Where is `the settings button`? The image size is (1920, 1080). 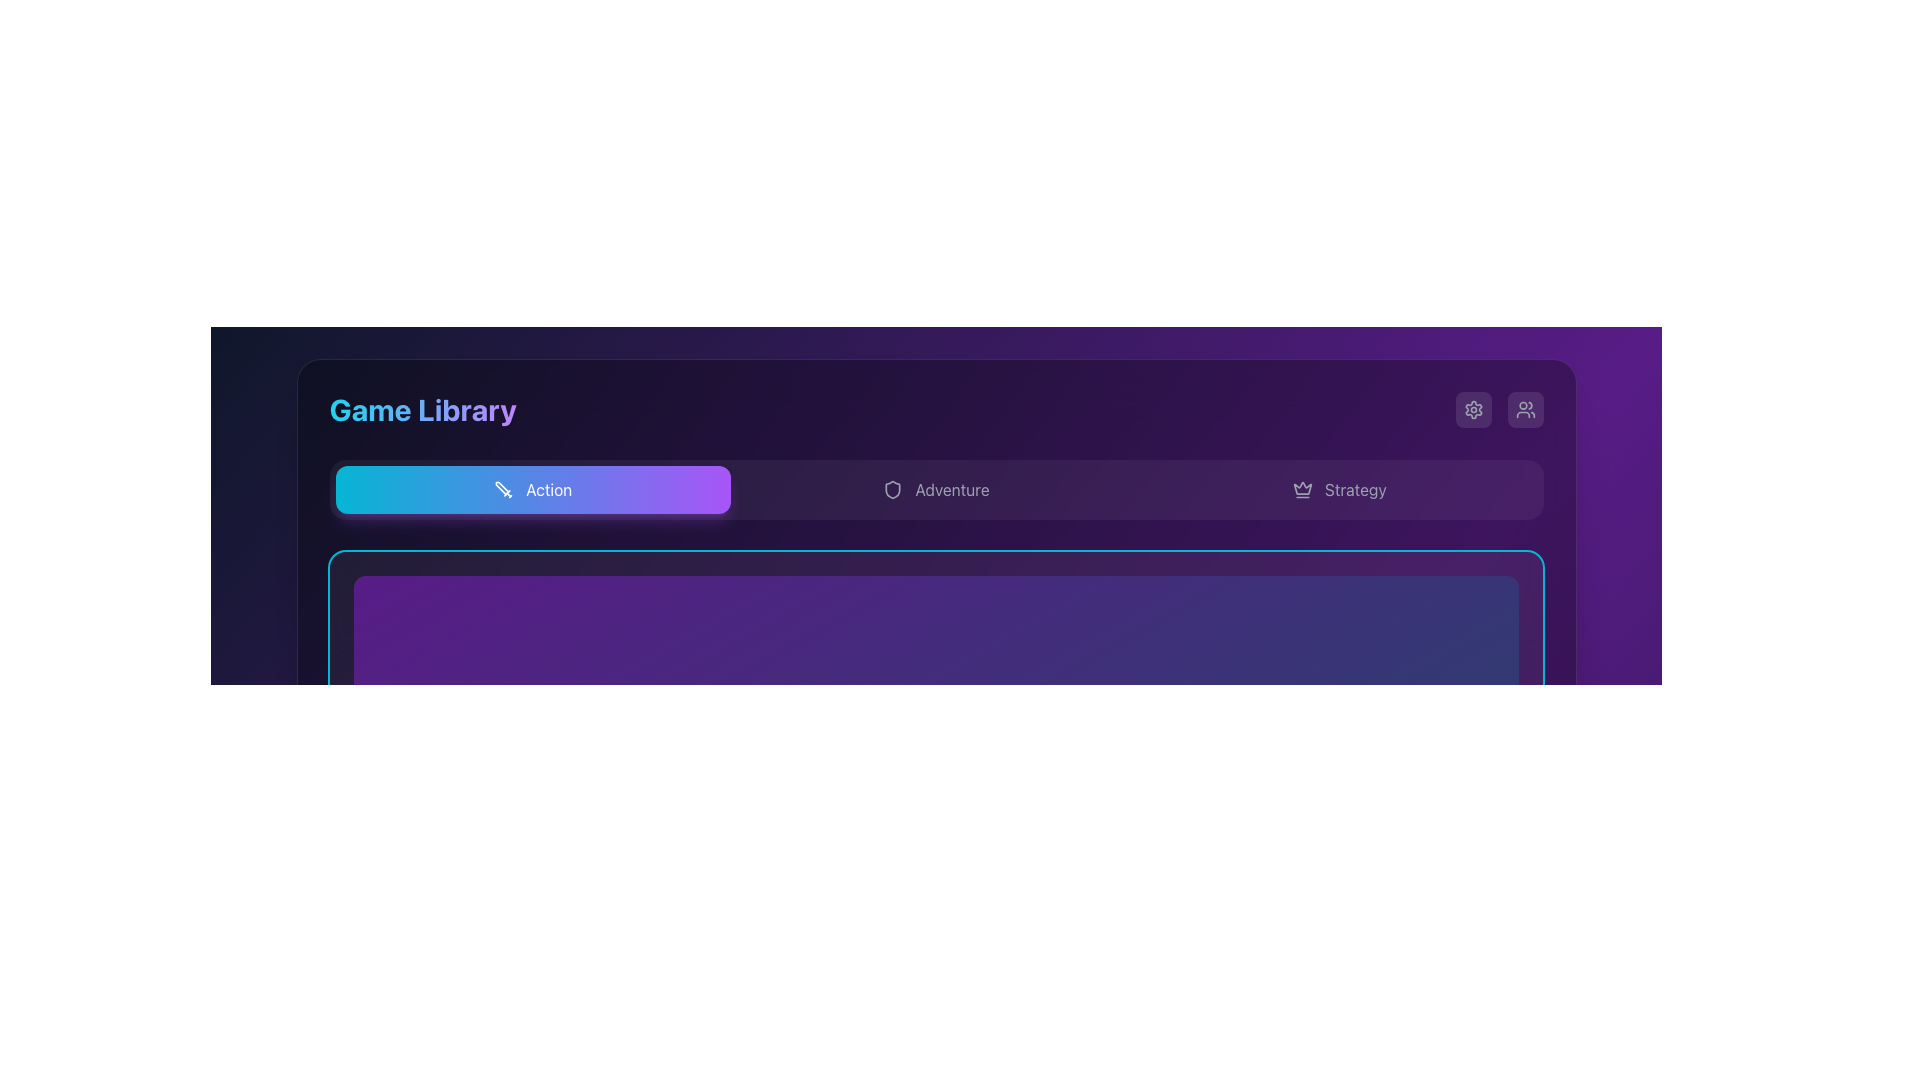
the settings button is located at coordinates (1473, 408).